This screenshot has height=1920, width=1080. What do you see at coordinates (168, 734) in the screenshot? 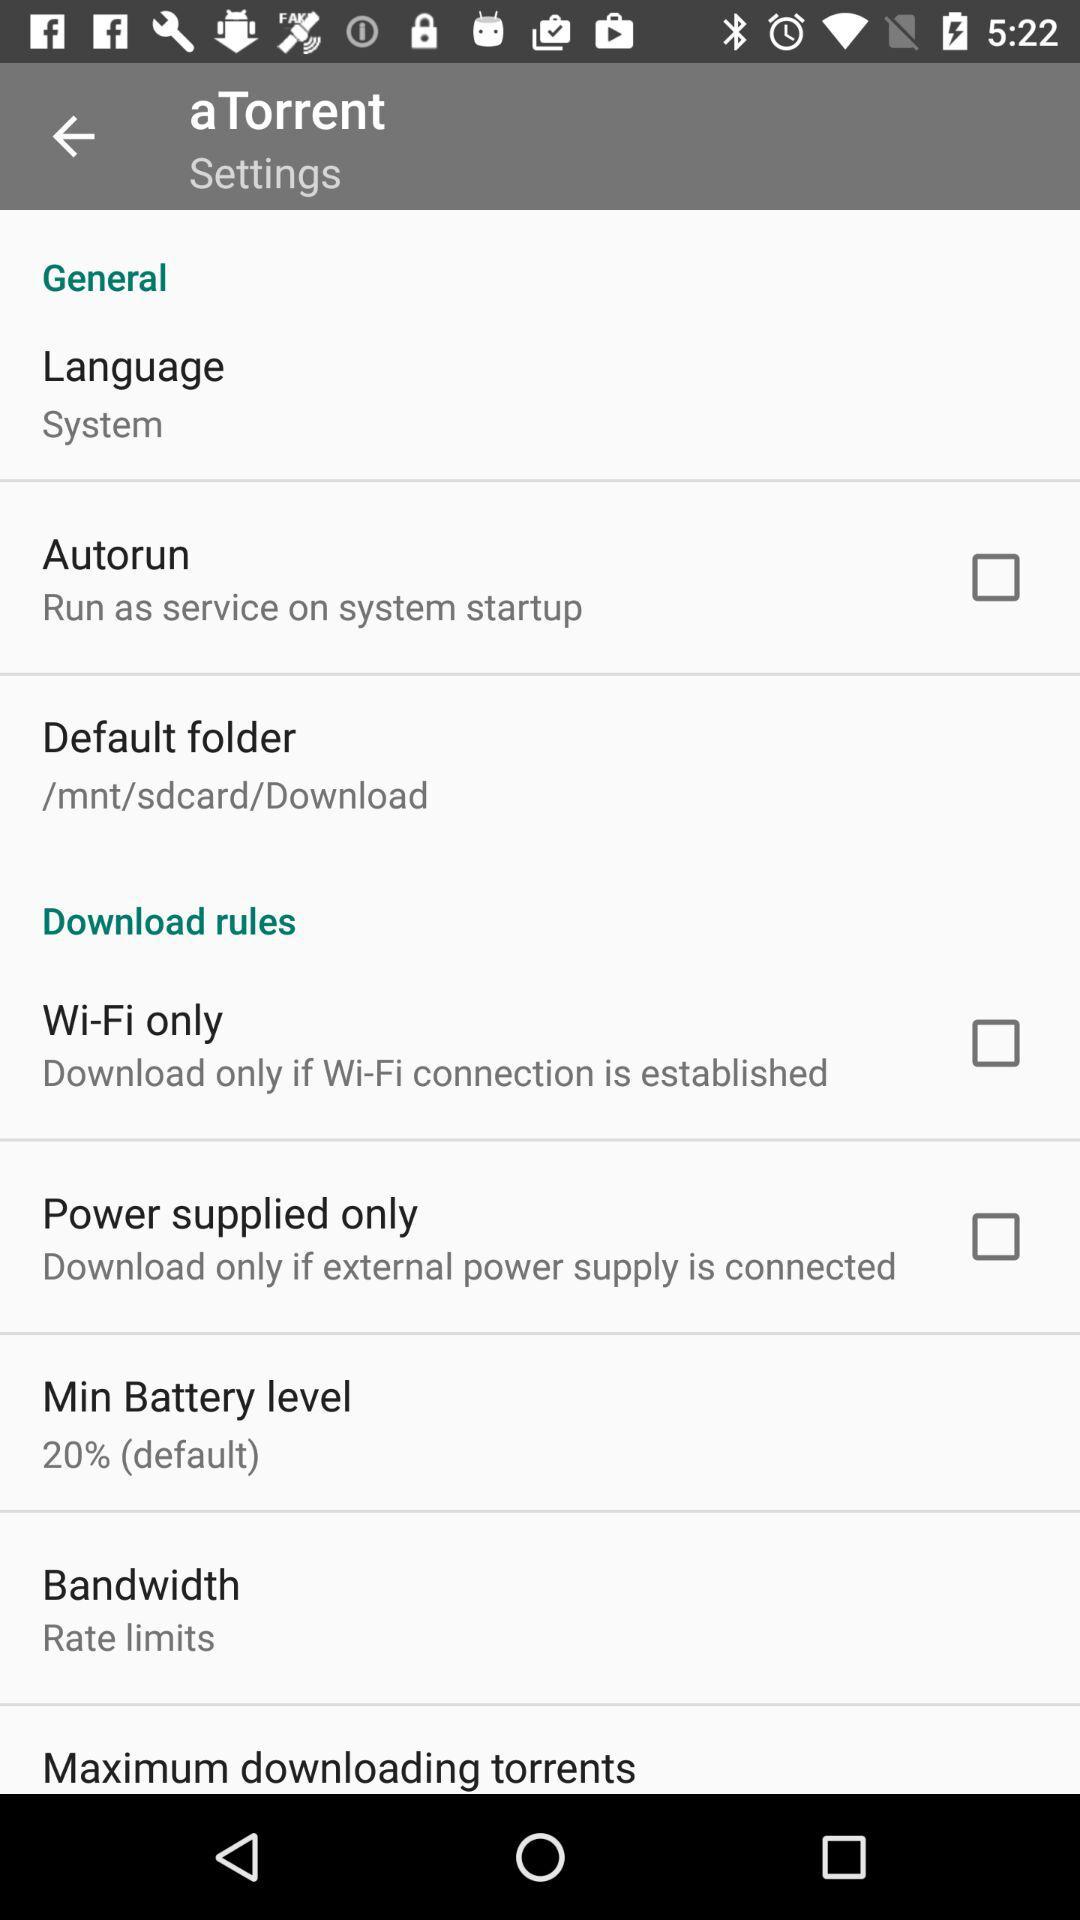
I see `icon above /mnt/sdcard/download item` at bounding box center [168, 734].